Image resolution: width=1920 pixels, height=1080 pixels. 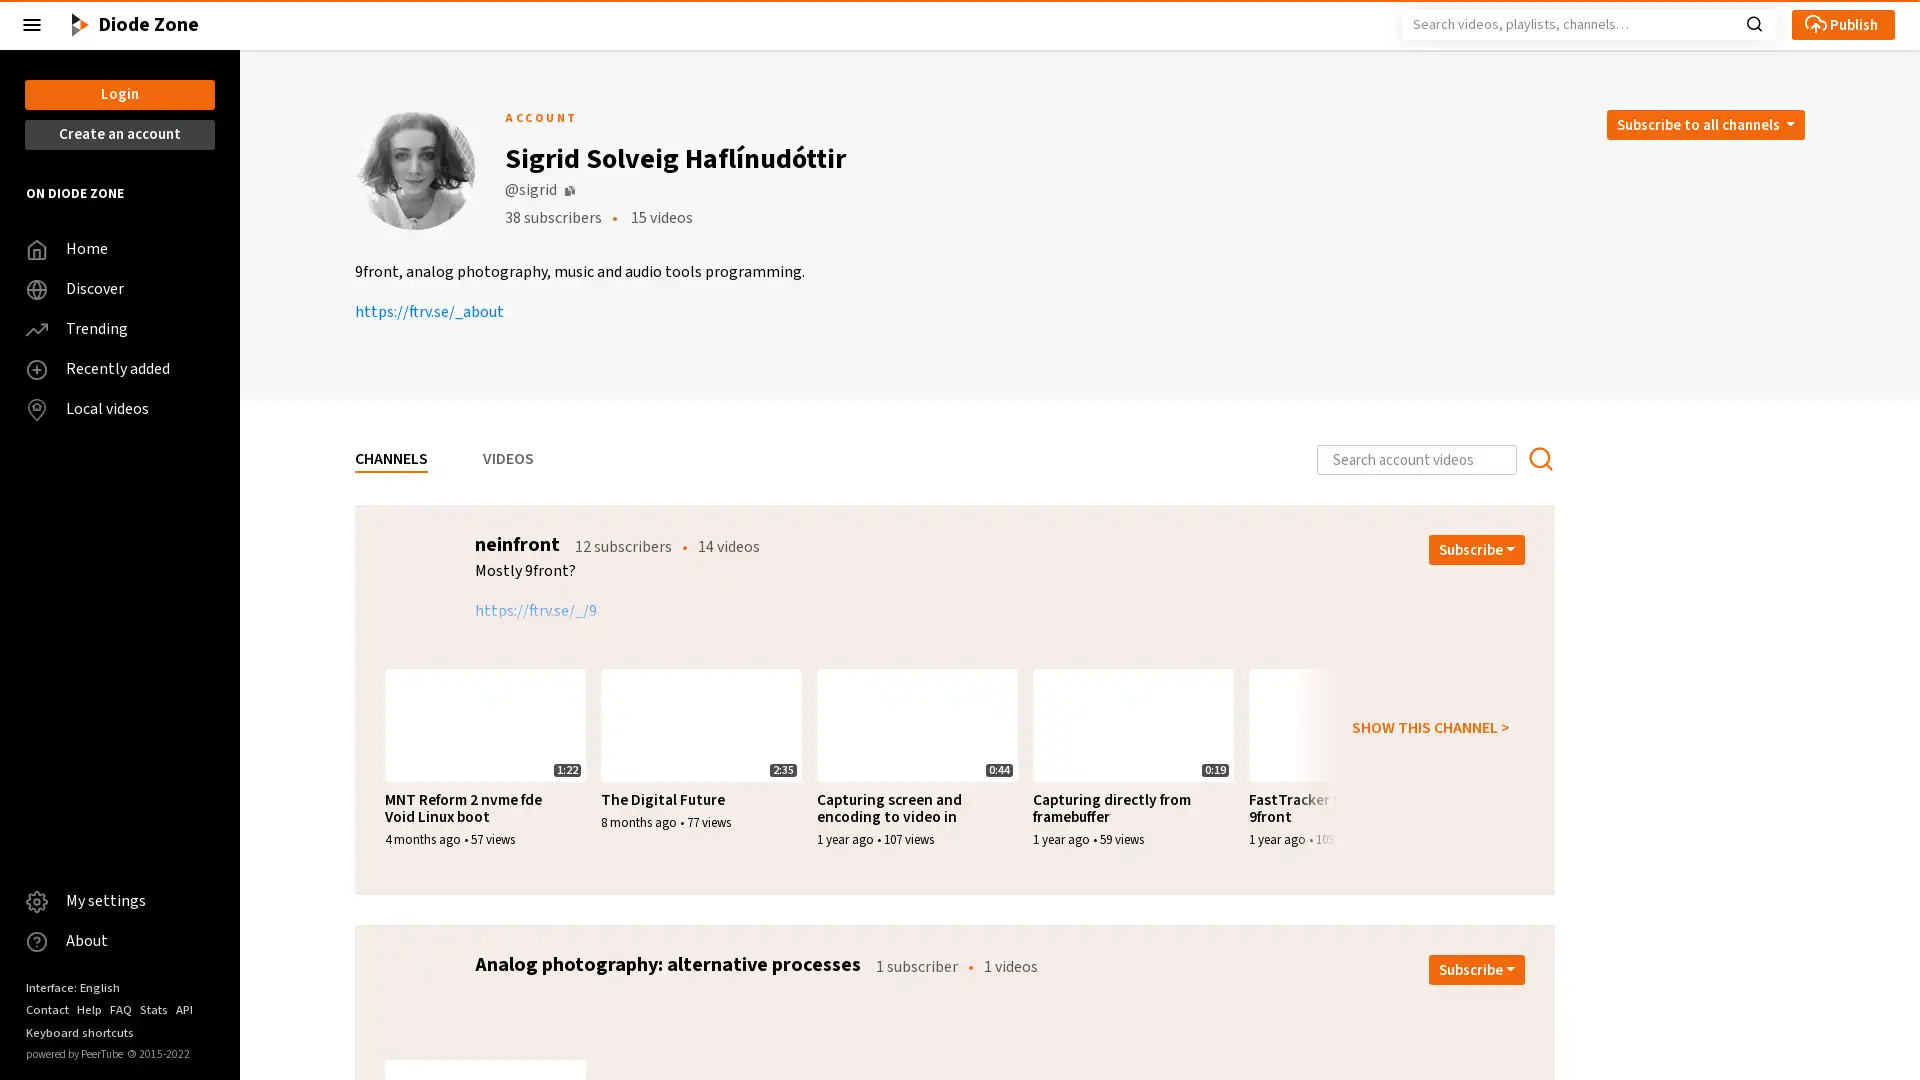 What do you see at coordinates (1703, 124) in the screenshot?
I see `Open subscription dropdown` at bounding box center [1703, 124].